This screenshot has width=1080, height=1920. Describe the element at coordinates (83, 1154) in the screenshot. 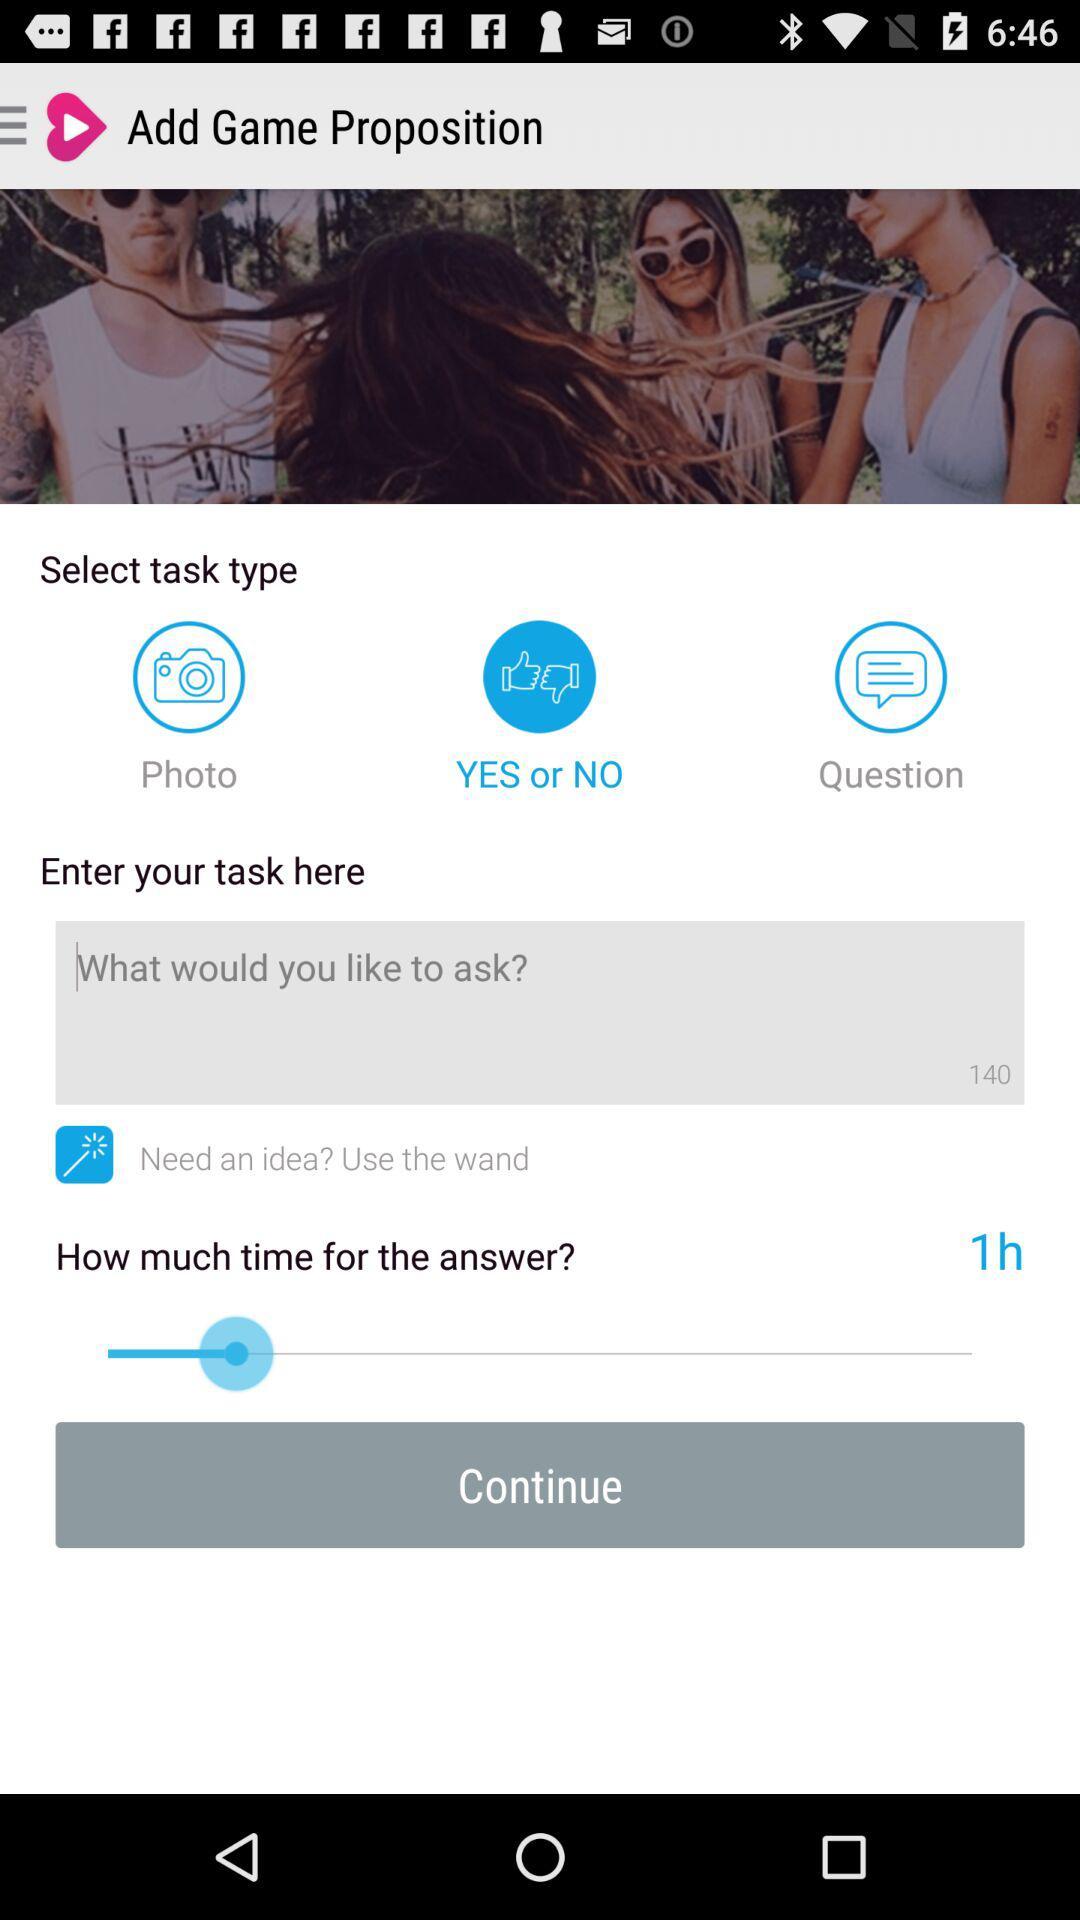

I see `click new idea option` at that location.